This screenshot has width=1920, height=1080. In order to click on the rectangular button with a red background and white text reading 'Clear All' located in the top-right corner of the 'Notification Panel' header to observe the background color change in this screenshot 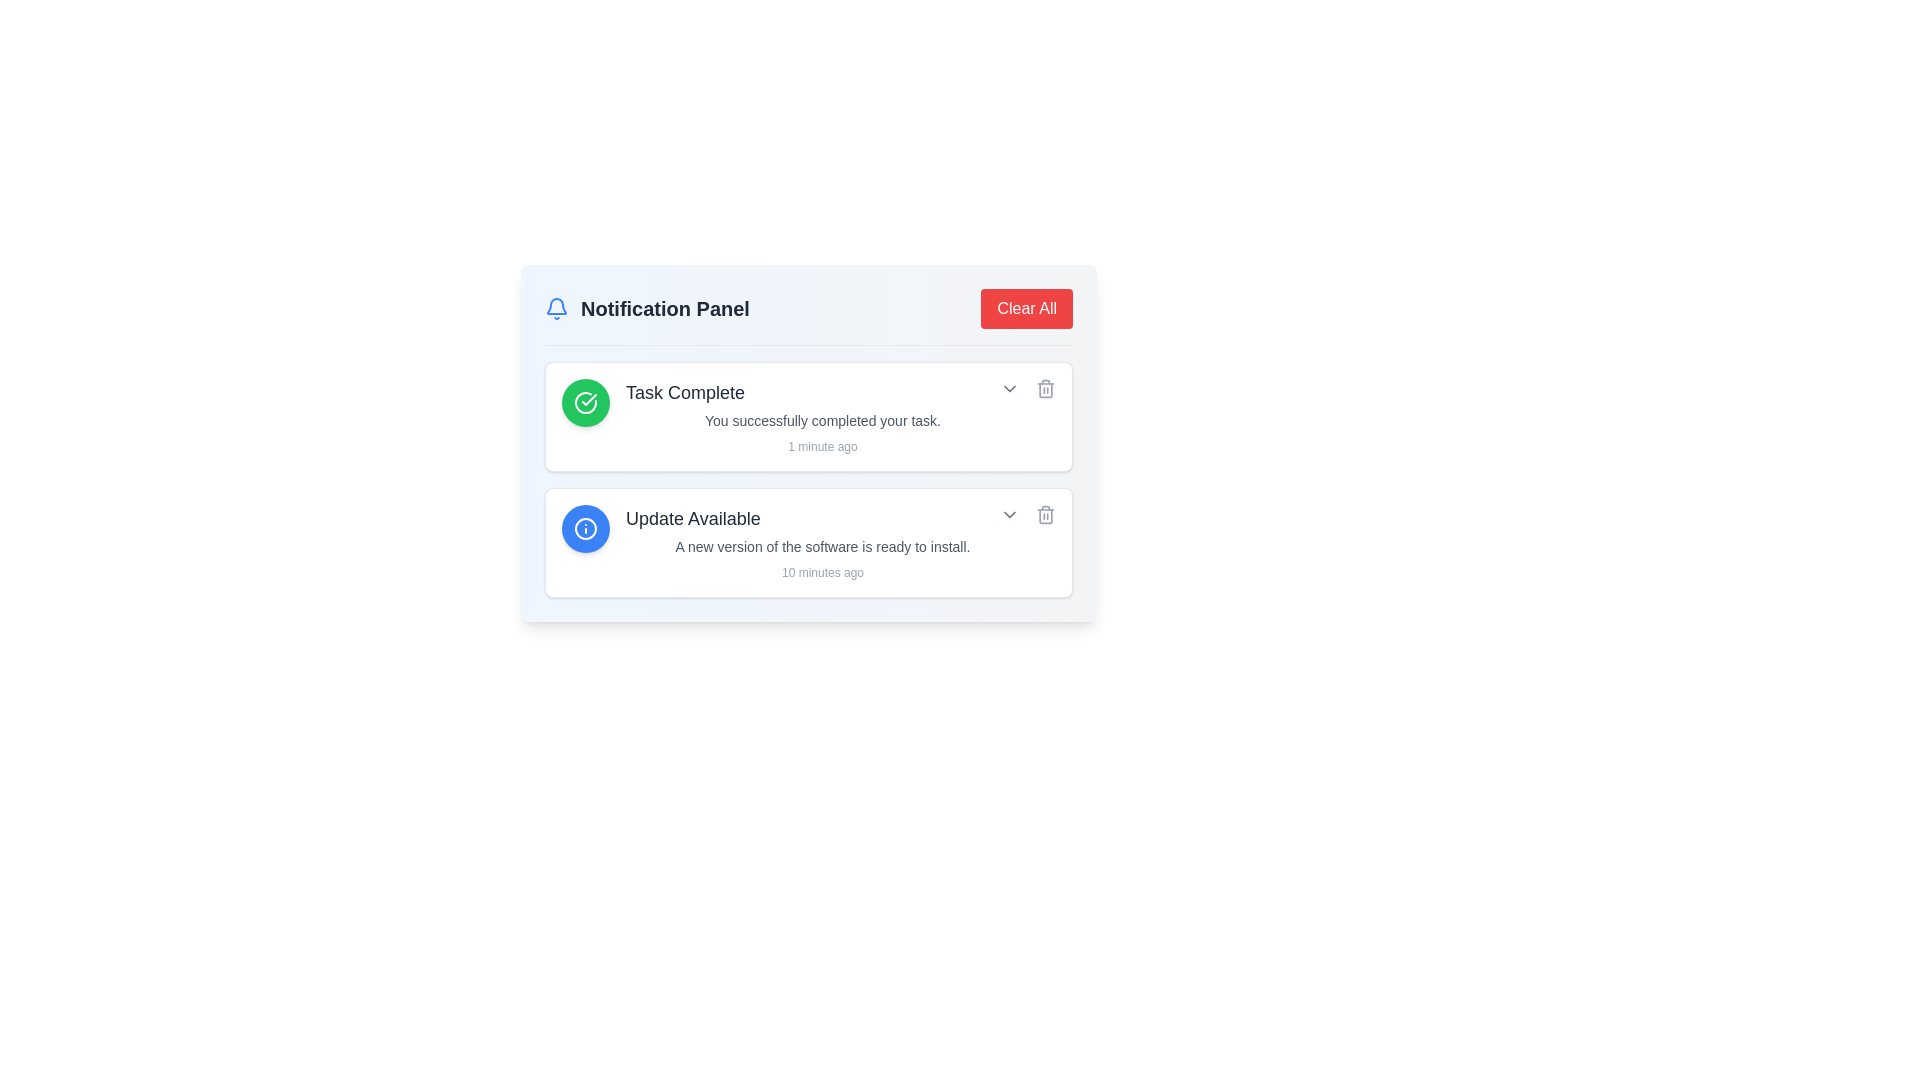, I will do `click(1027, 308)`.